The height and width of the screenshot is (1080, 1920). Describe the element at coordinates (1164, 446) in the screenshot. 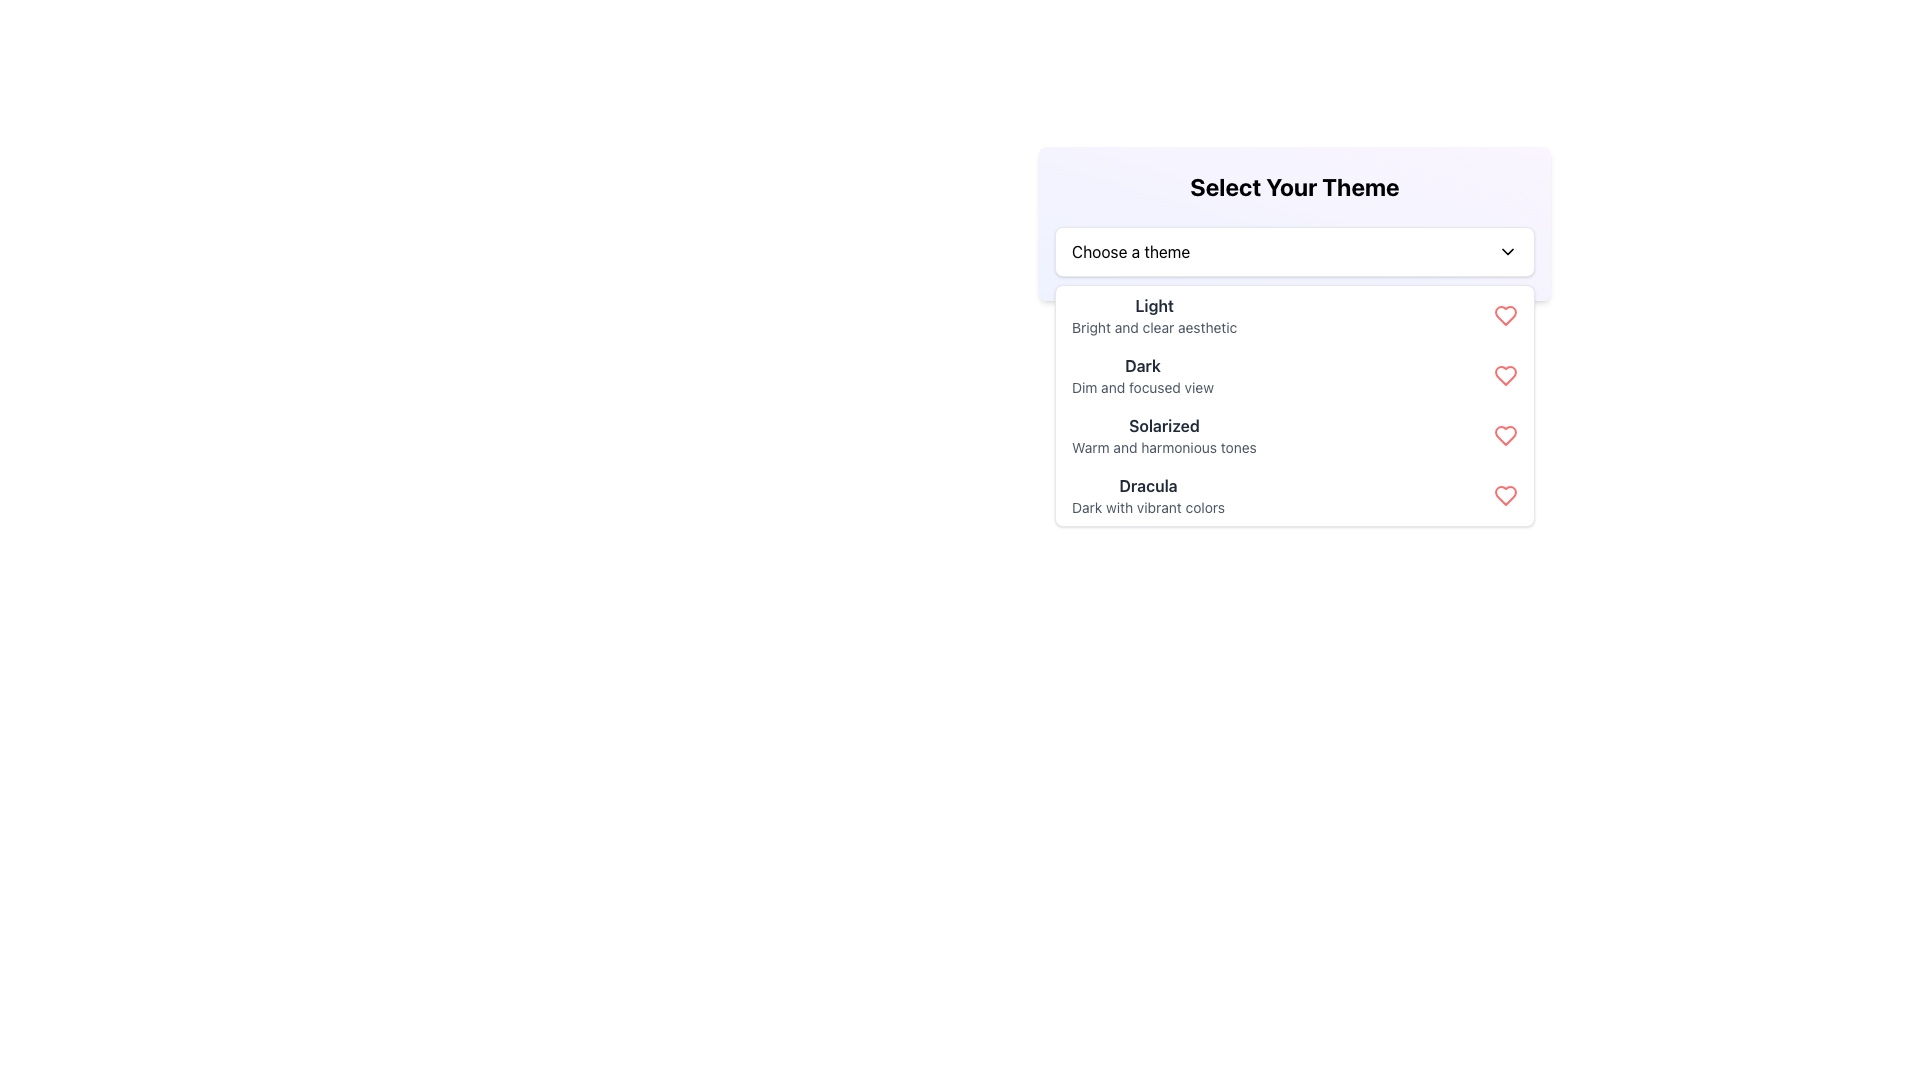

I see `the descriptive text label for the 'Solarized' theme which provides context about the visual style associated with this theme` at that location.